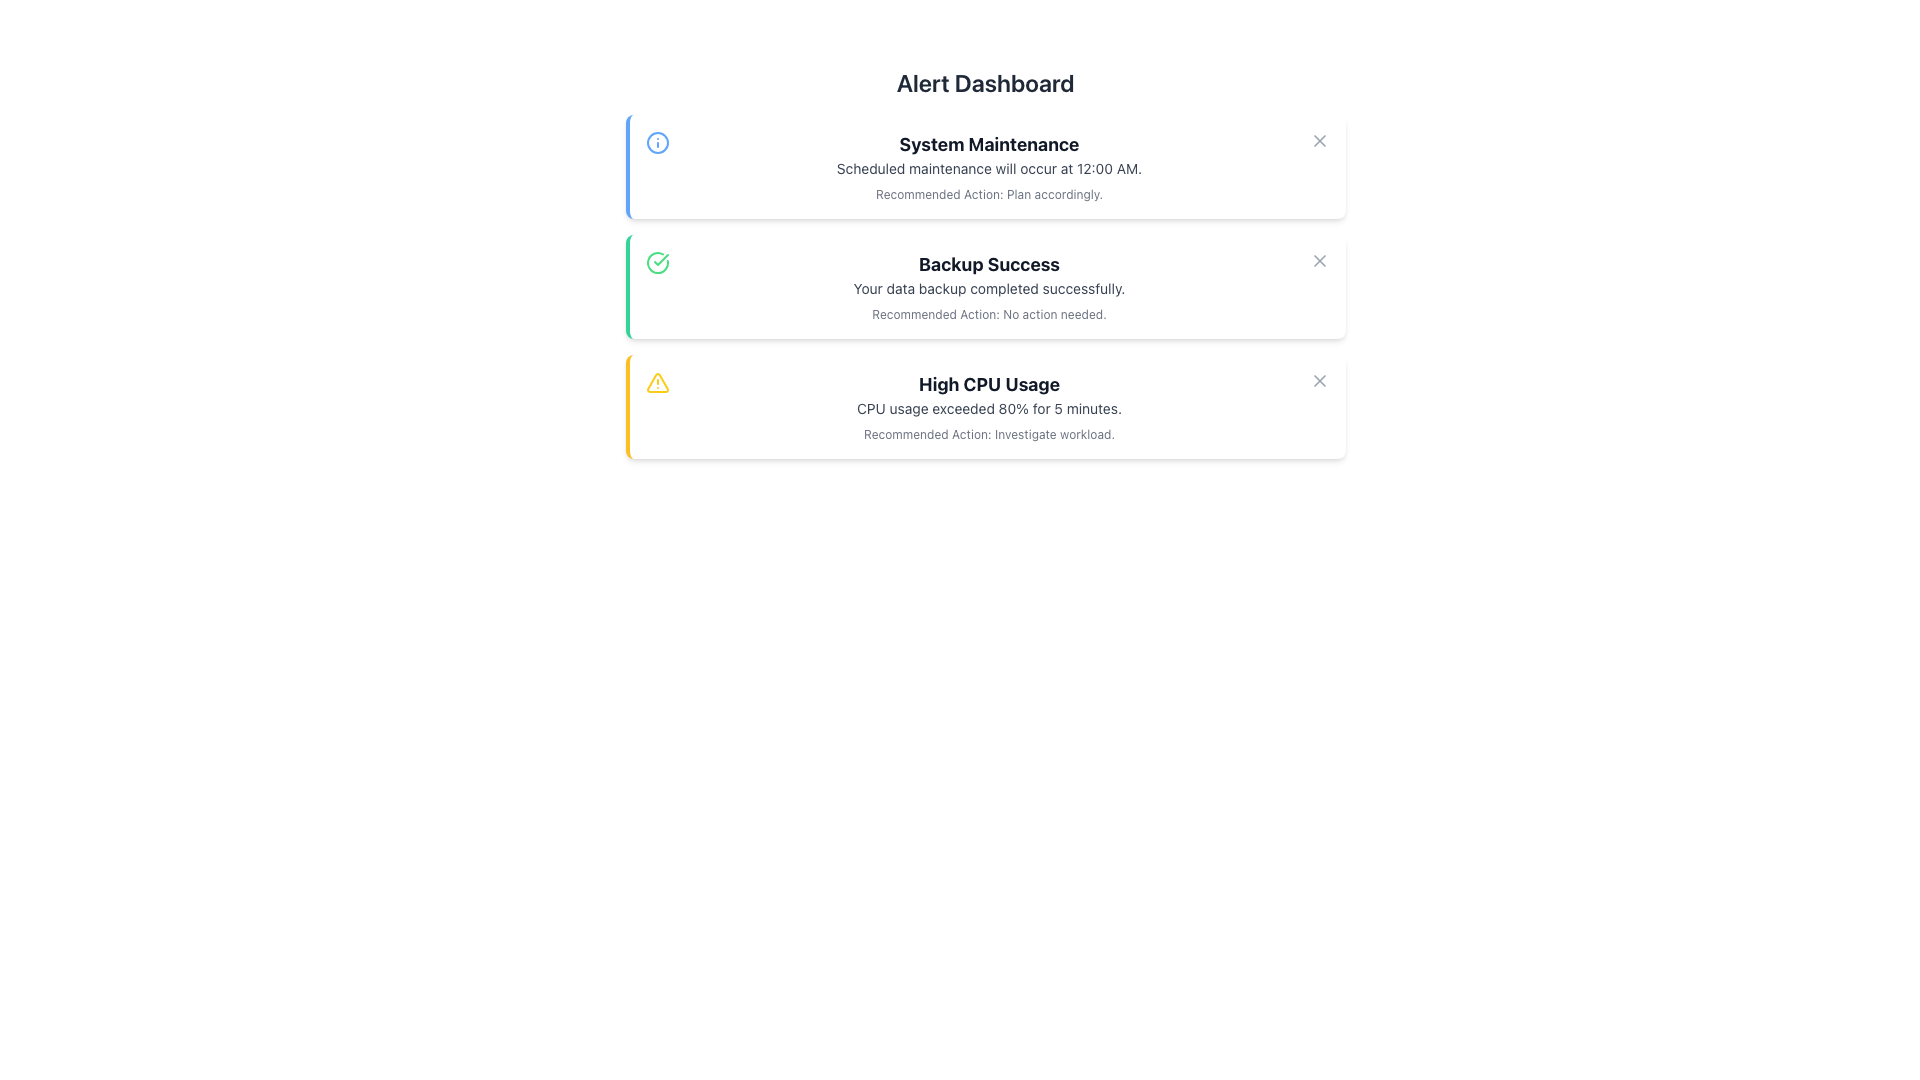  I want to click on the 'X' button with a gray outline in the top-right corner of the 'Backup Success' notification block, so click(1319, 260).